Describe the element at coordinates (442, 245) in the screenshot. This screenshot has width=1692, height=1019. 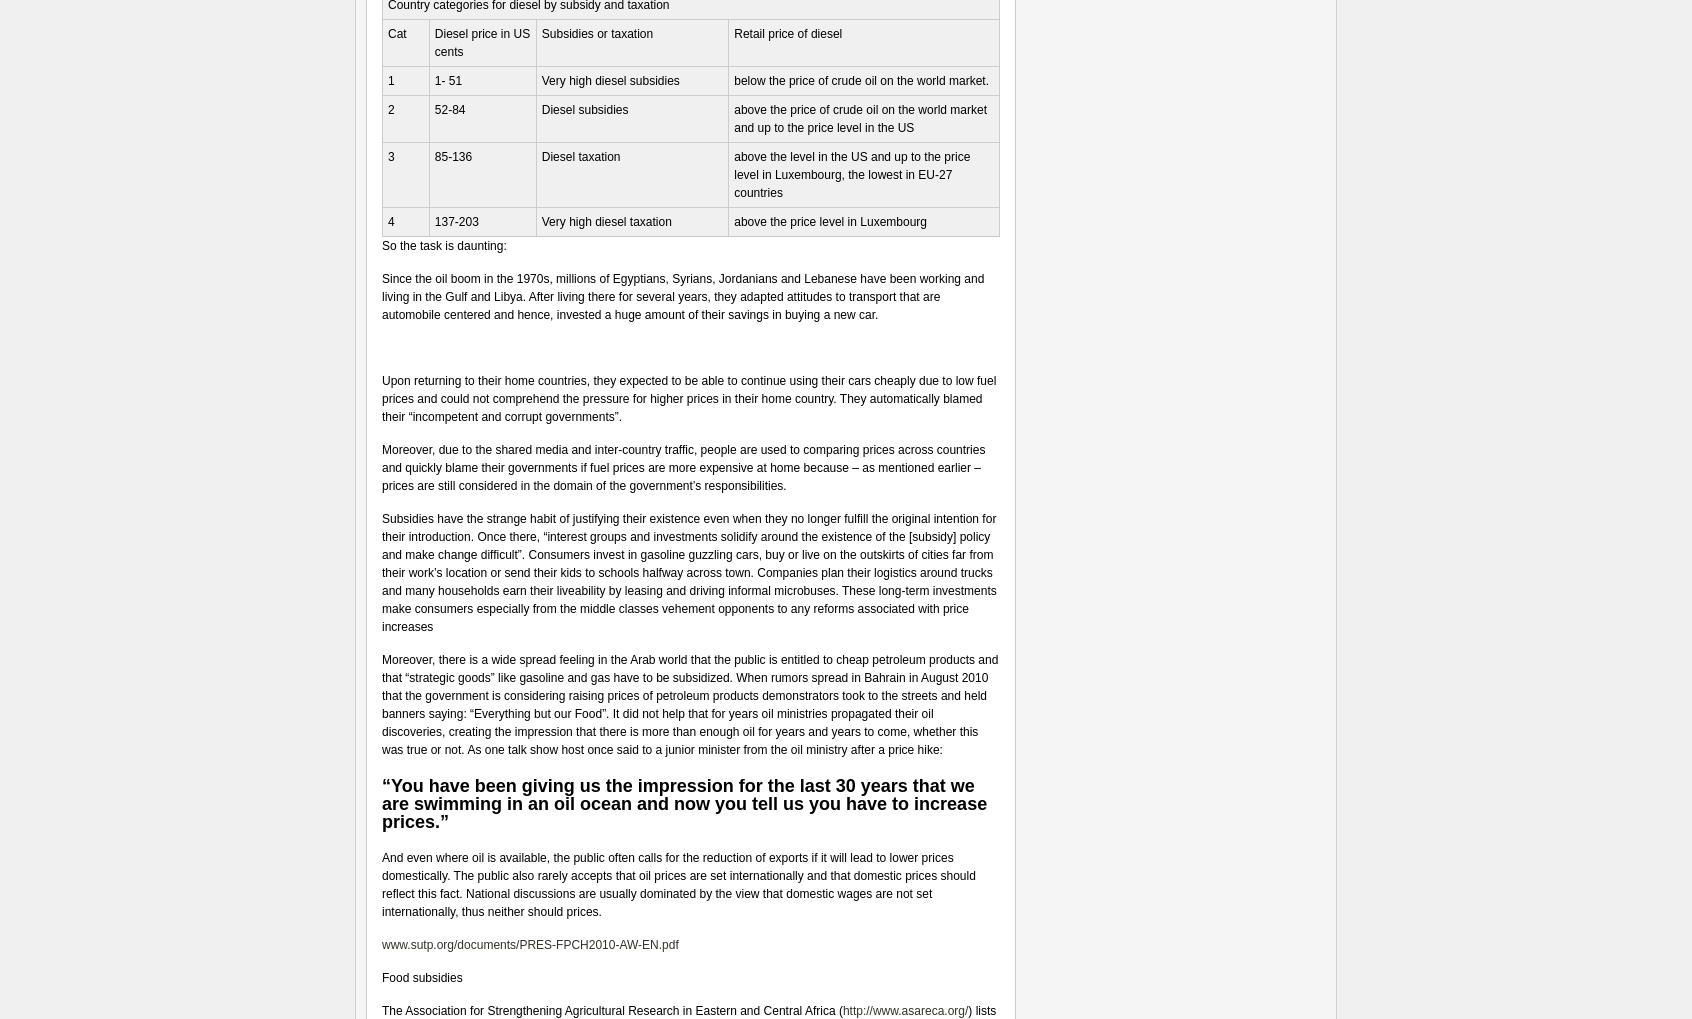
I see `'So the task is daunting:'` at that location.